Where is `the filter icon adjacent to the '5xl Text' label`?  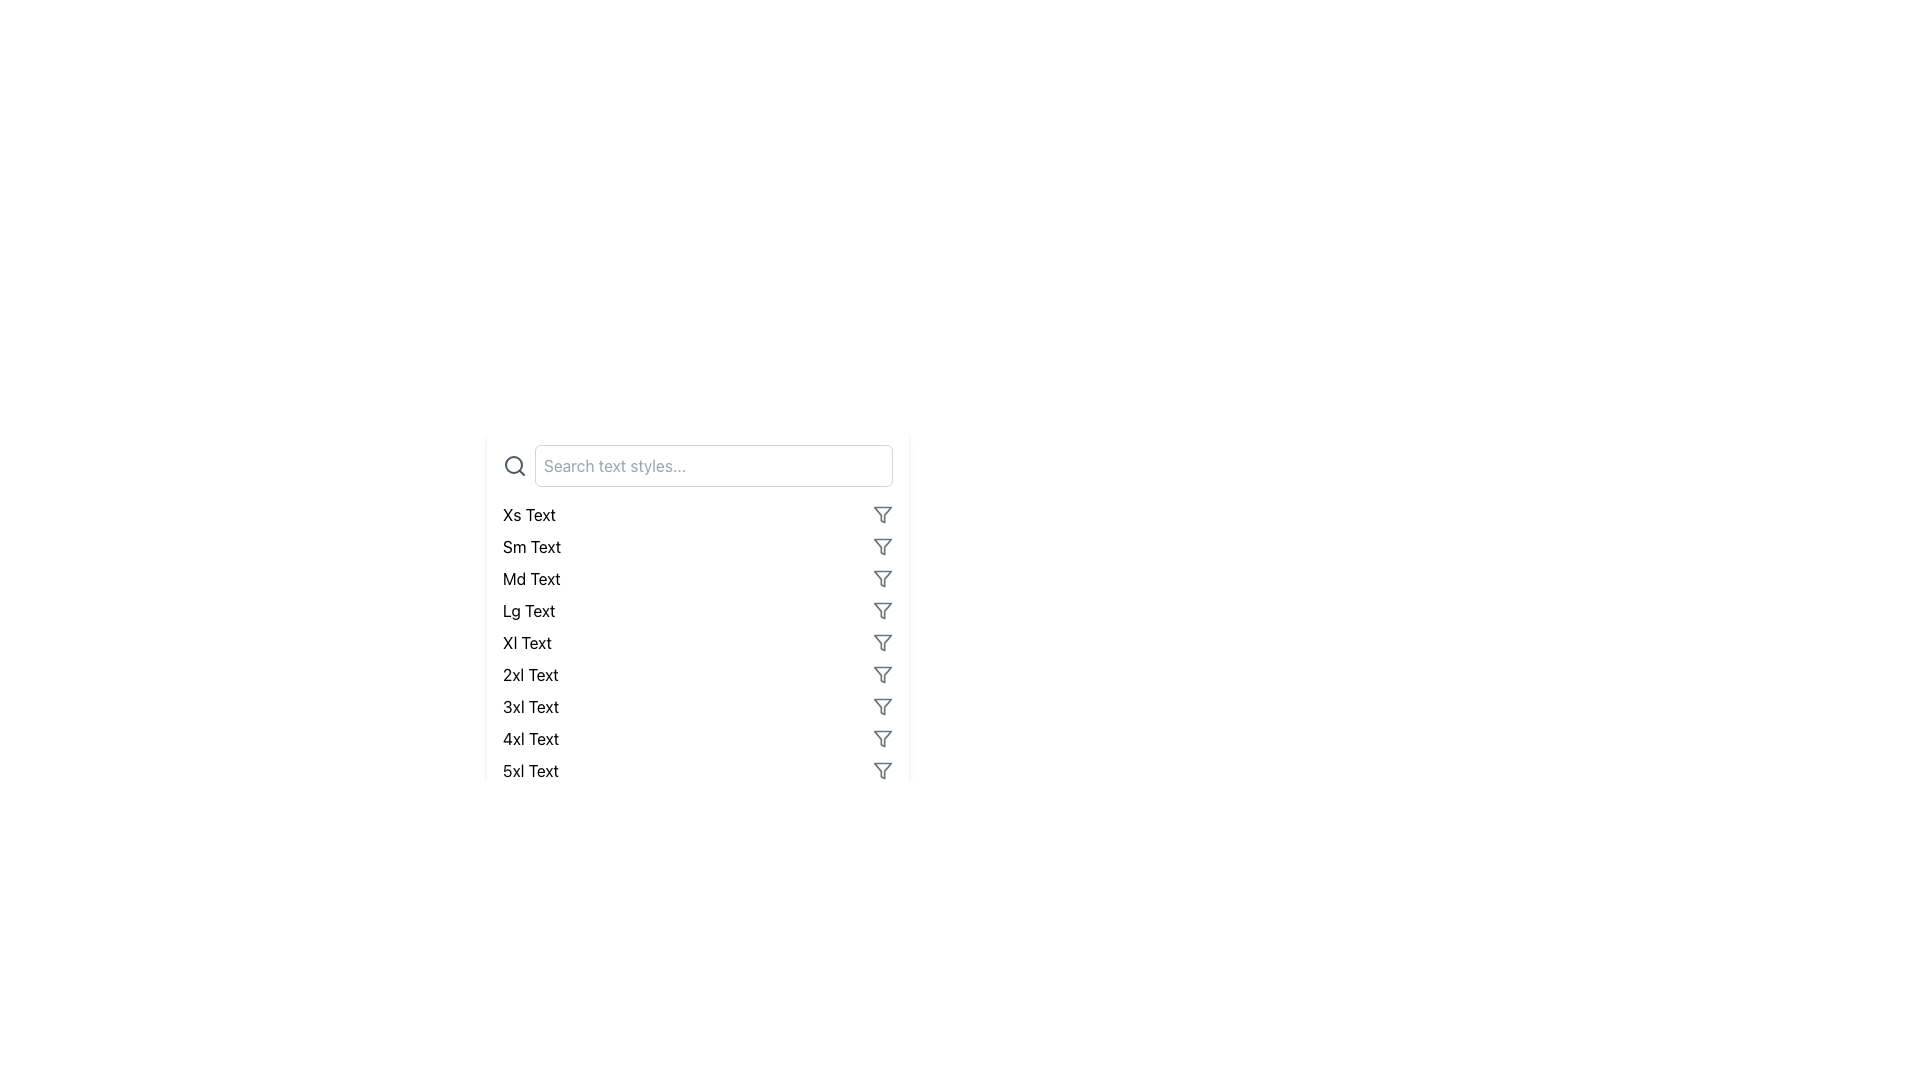 the filter icon adjacent to the '5xl Text' label is located at coordinates (882, 770).